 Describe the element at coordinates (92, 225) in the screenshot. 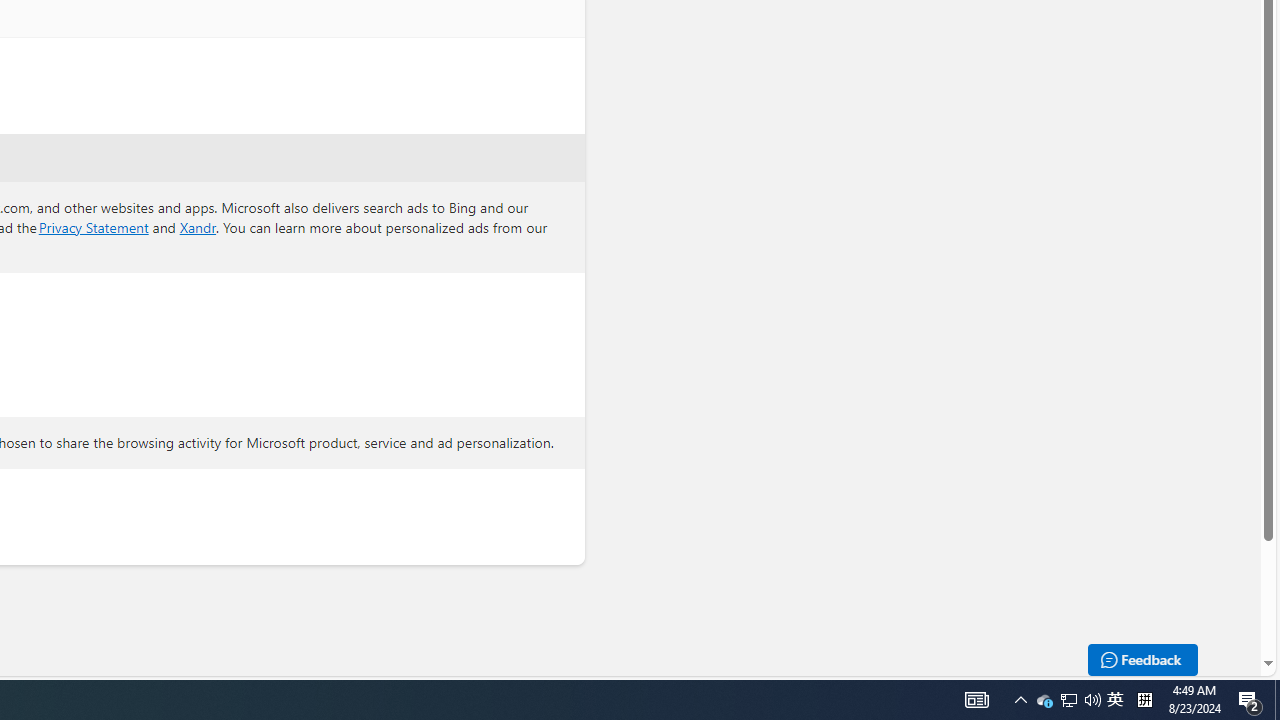

I see `'Privacy Statement'` at that location.